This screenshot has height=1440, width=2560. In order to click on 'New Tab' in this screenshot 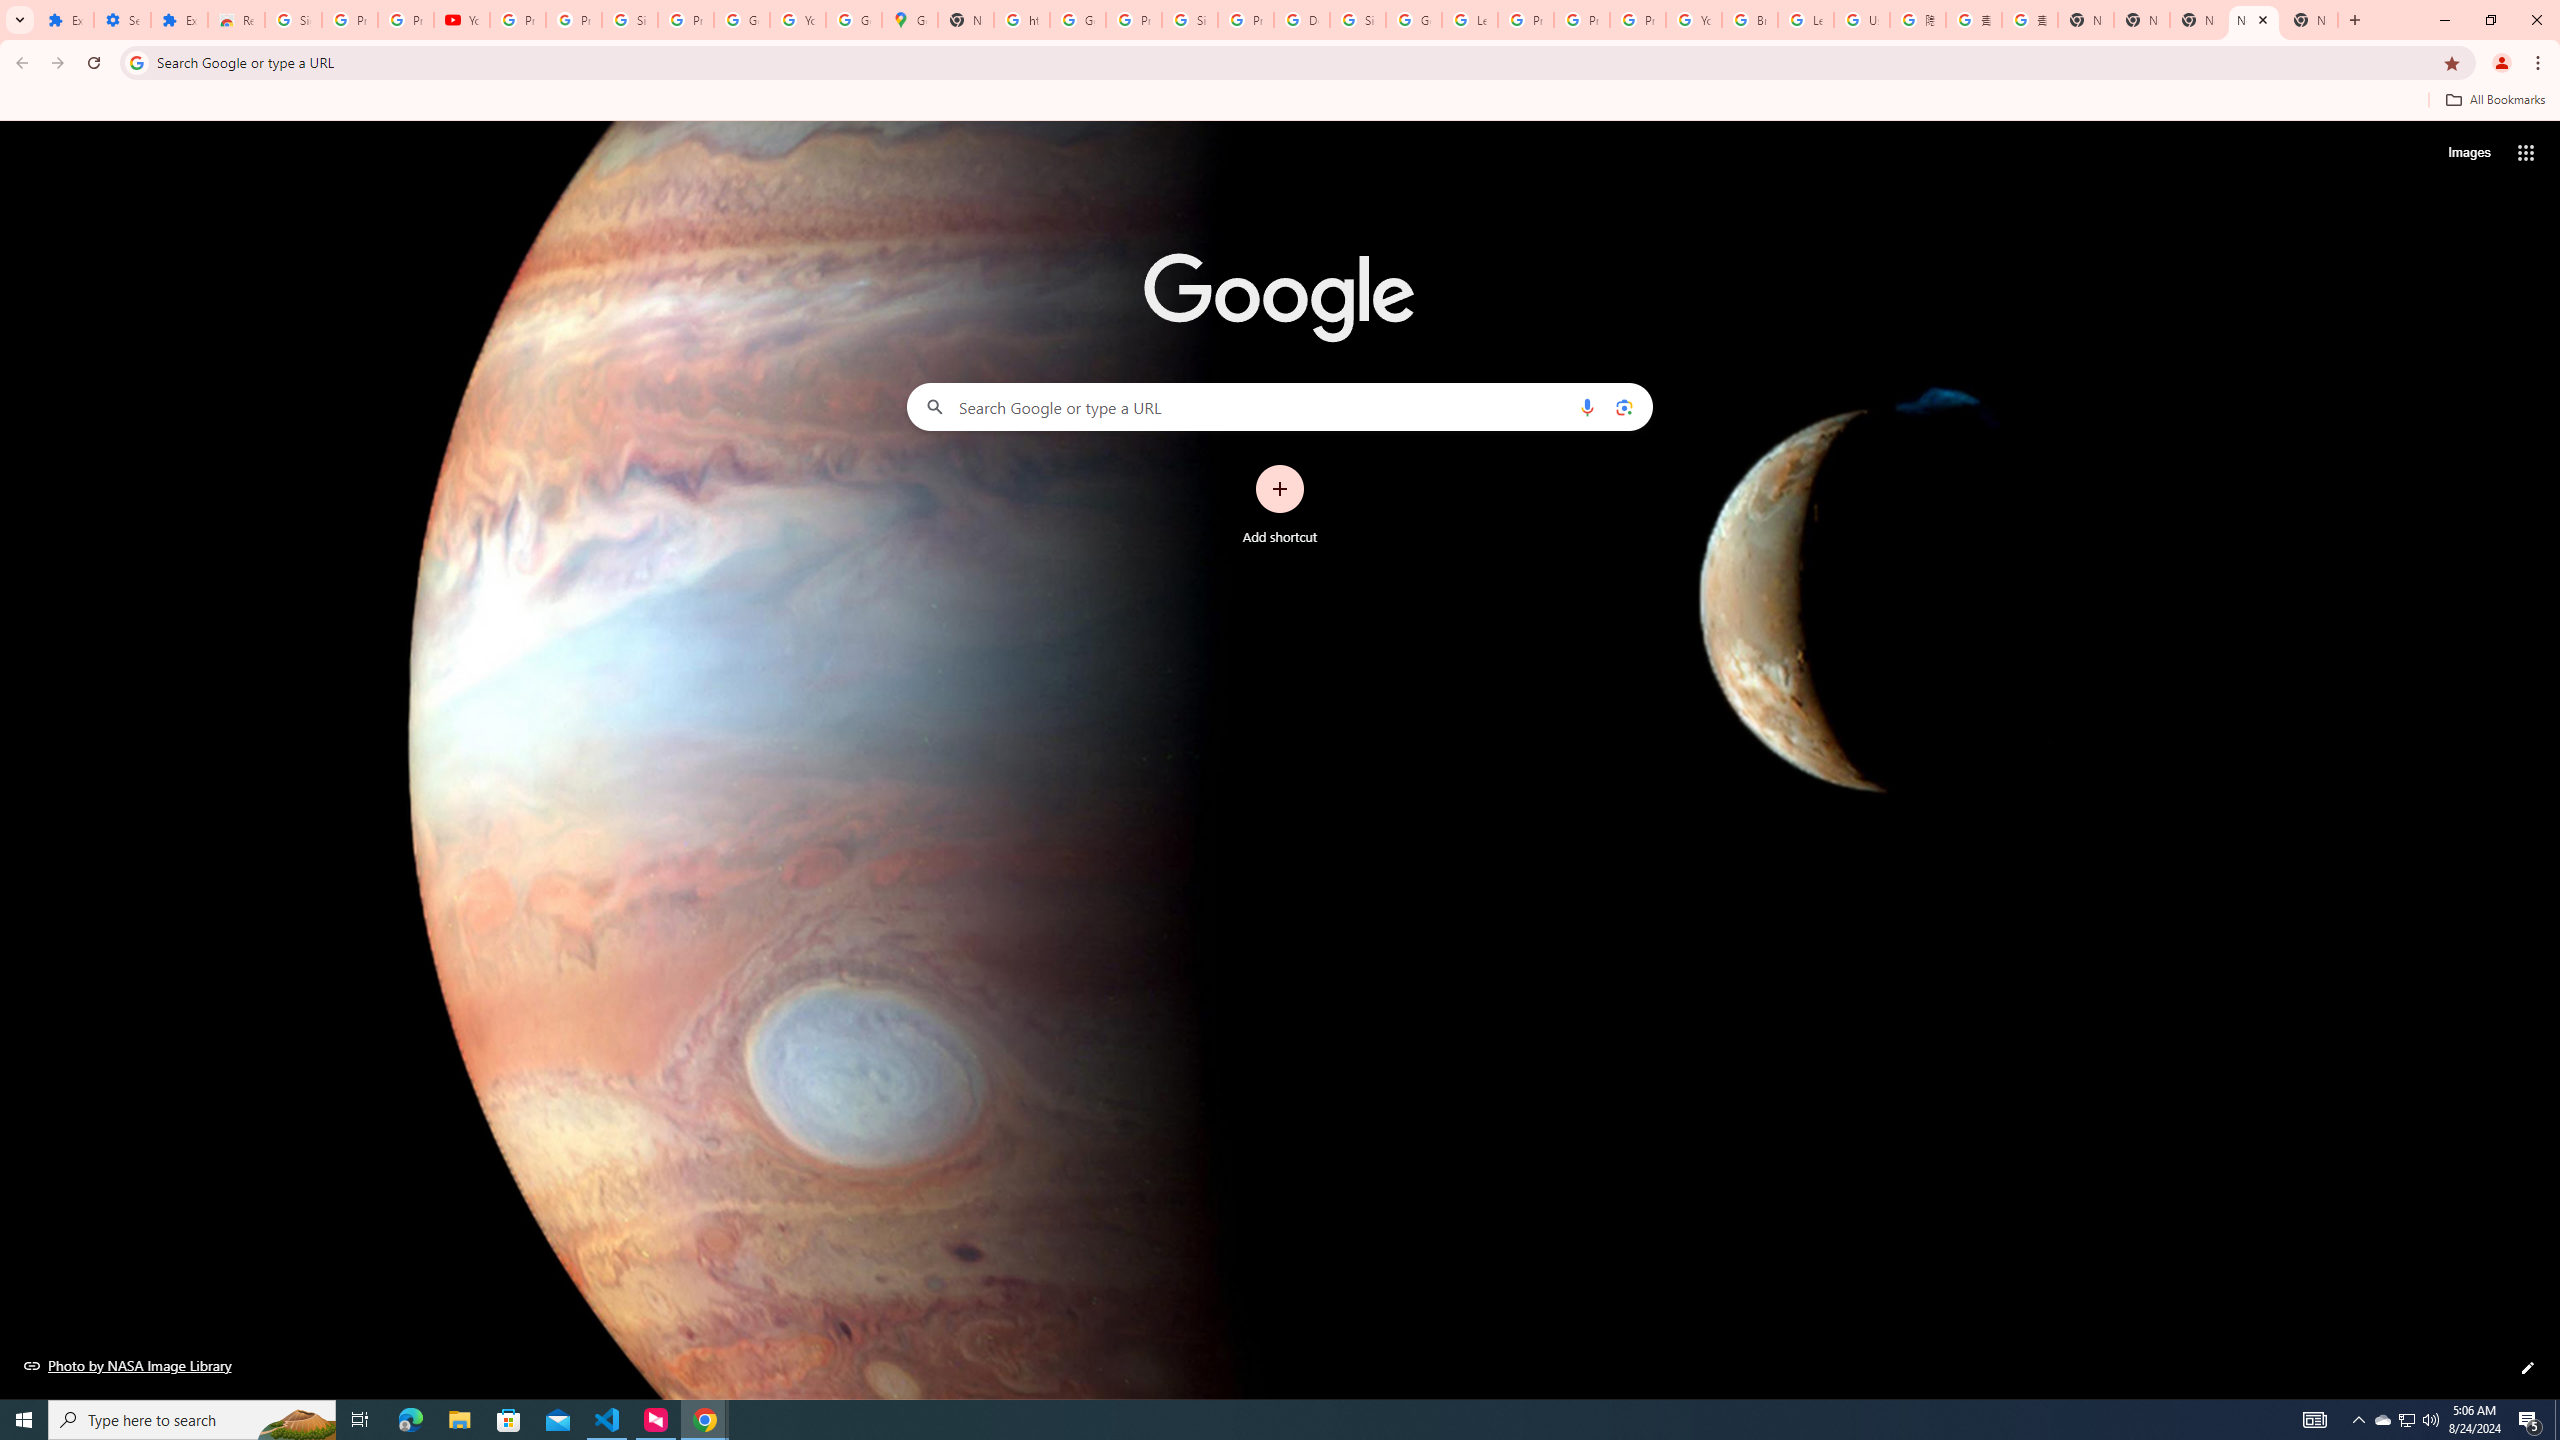, I will do `click(2310, 19)`.